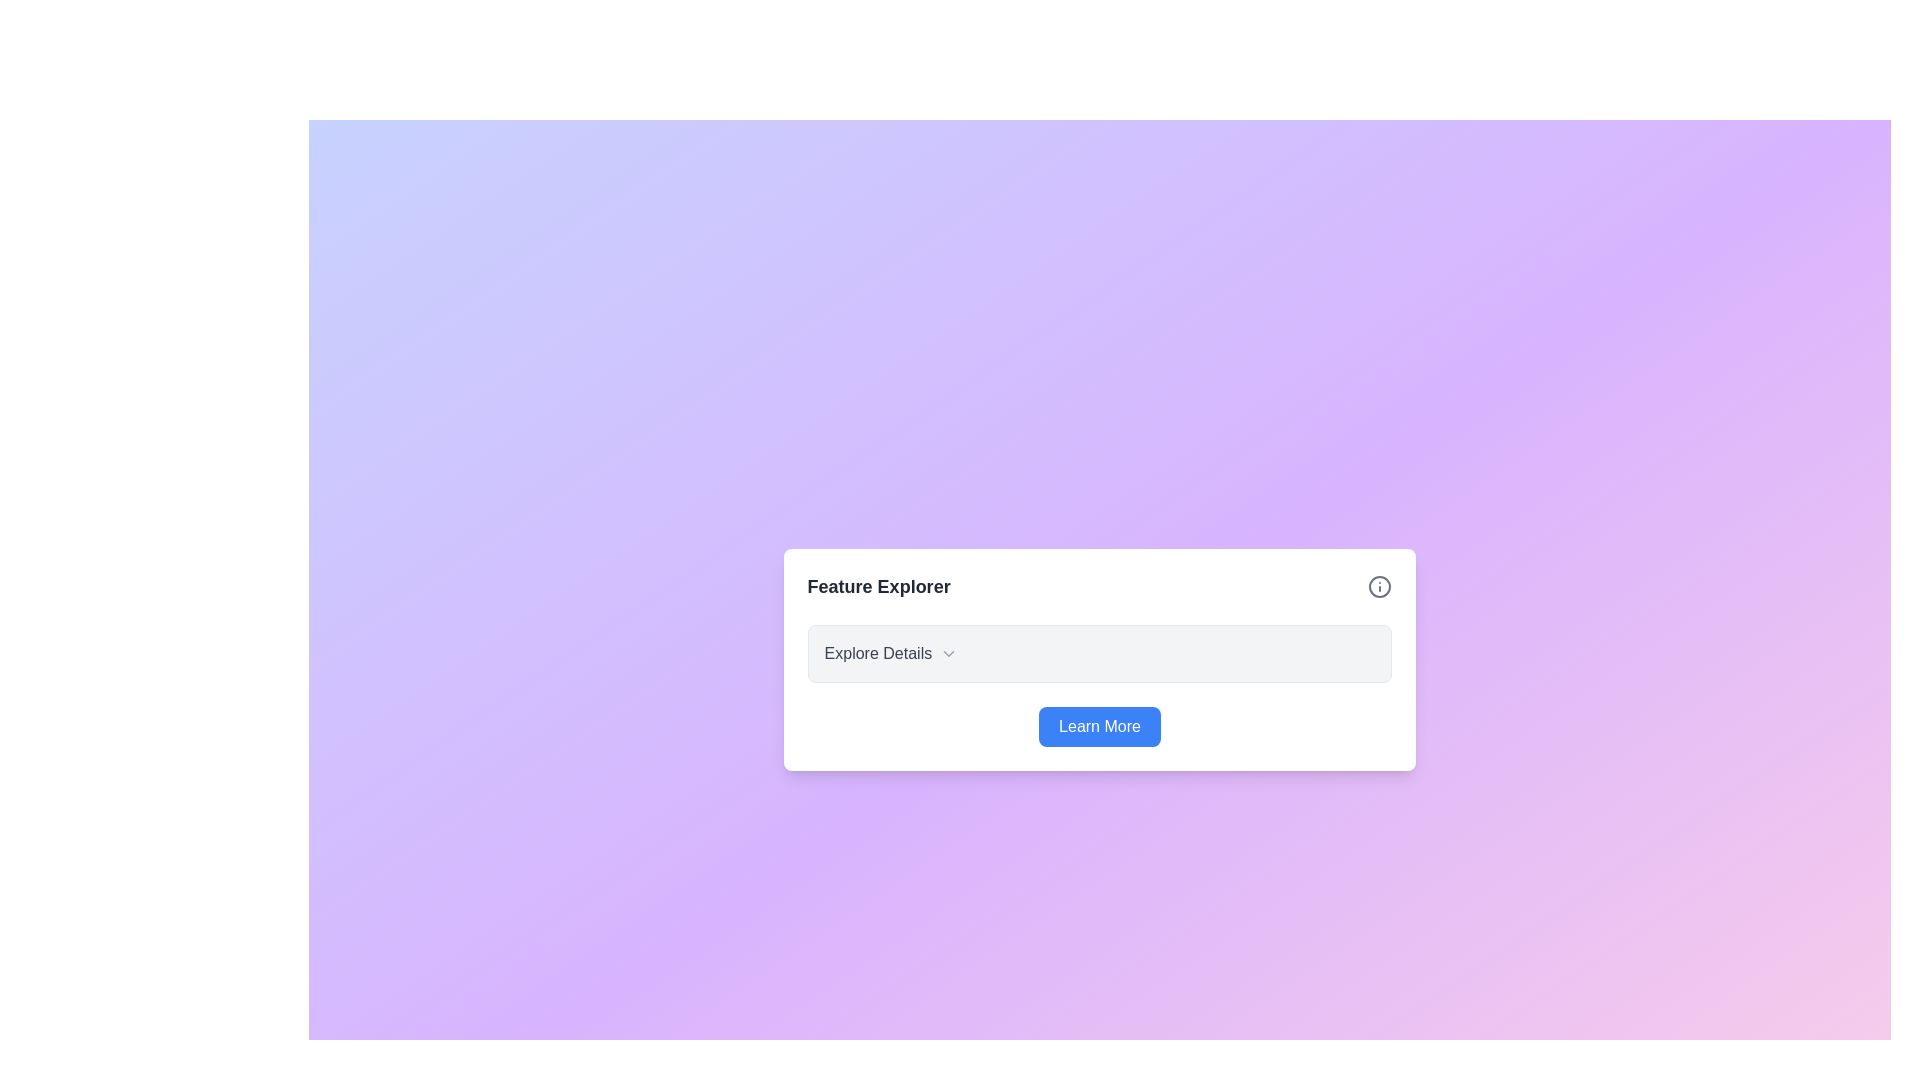  What do you see at coordinates (1379, 585) in the screenshot?
I see `the central circular shape of the informational icon located in the top-right corner of the card interface, adjacent to the 'Feature Explorer' text and dropdown menu` at bounding box center [1379, 585].